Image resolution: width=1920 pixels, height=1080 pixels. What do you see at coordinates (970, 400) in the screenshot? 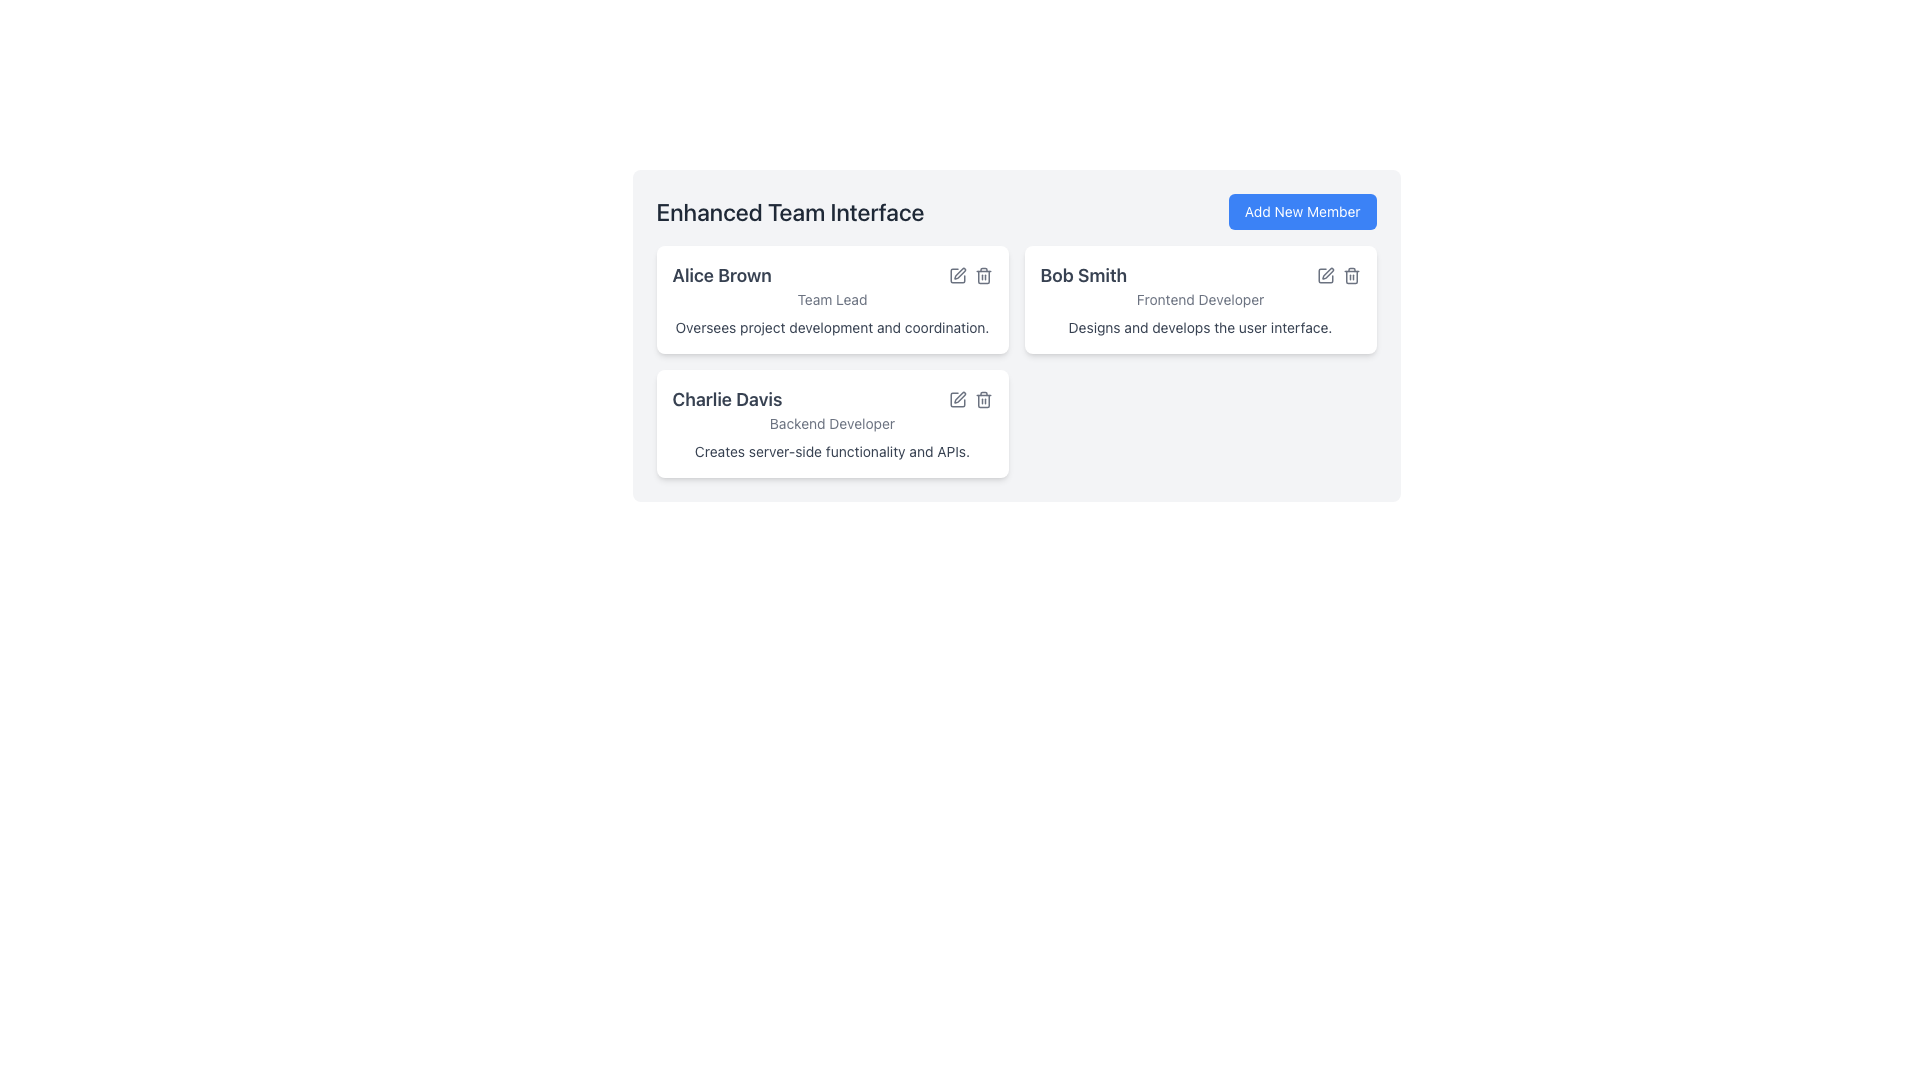
I see `the edit icon (pencil icon) in the control icons grouped for Charlie Davis` at bounding box center [970, 400].